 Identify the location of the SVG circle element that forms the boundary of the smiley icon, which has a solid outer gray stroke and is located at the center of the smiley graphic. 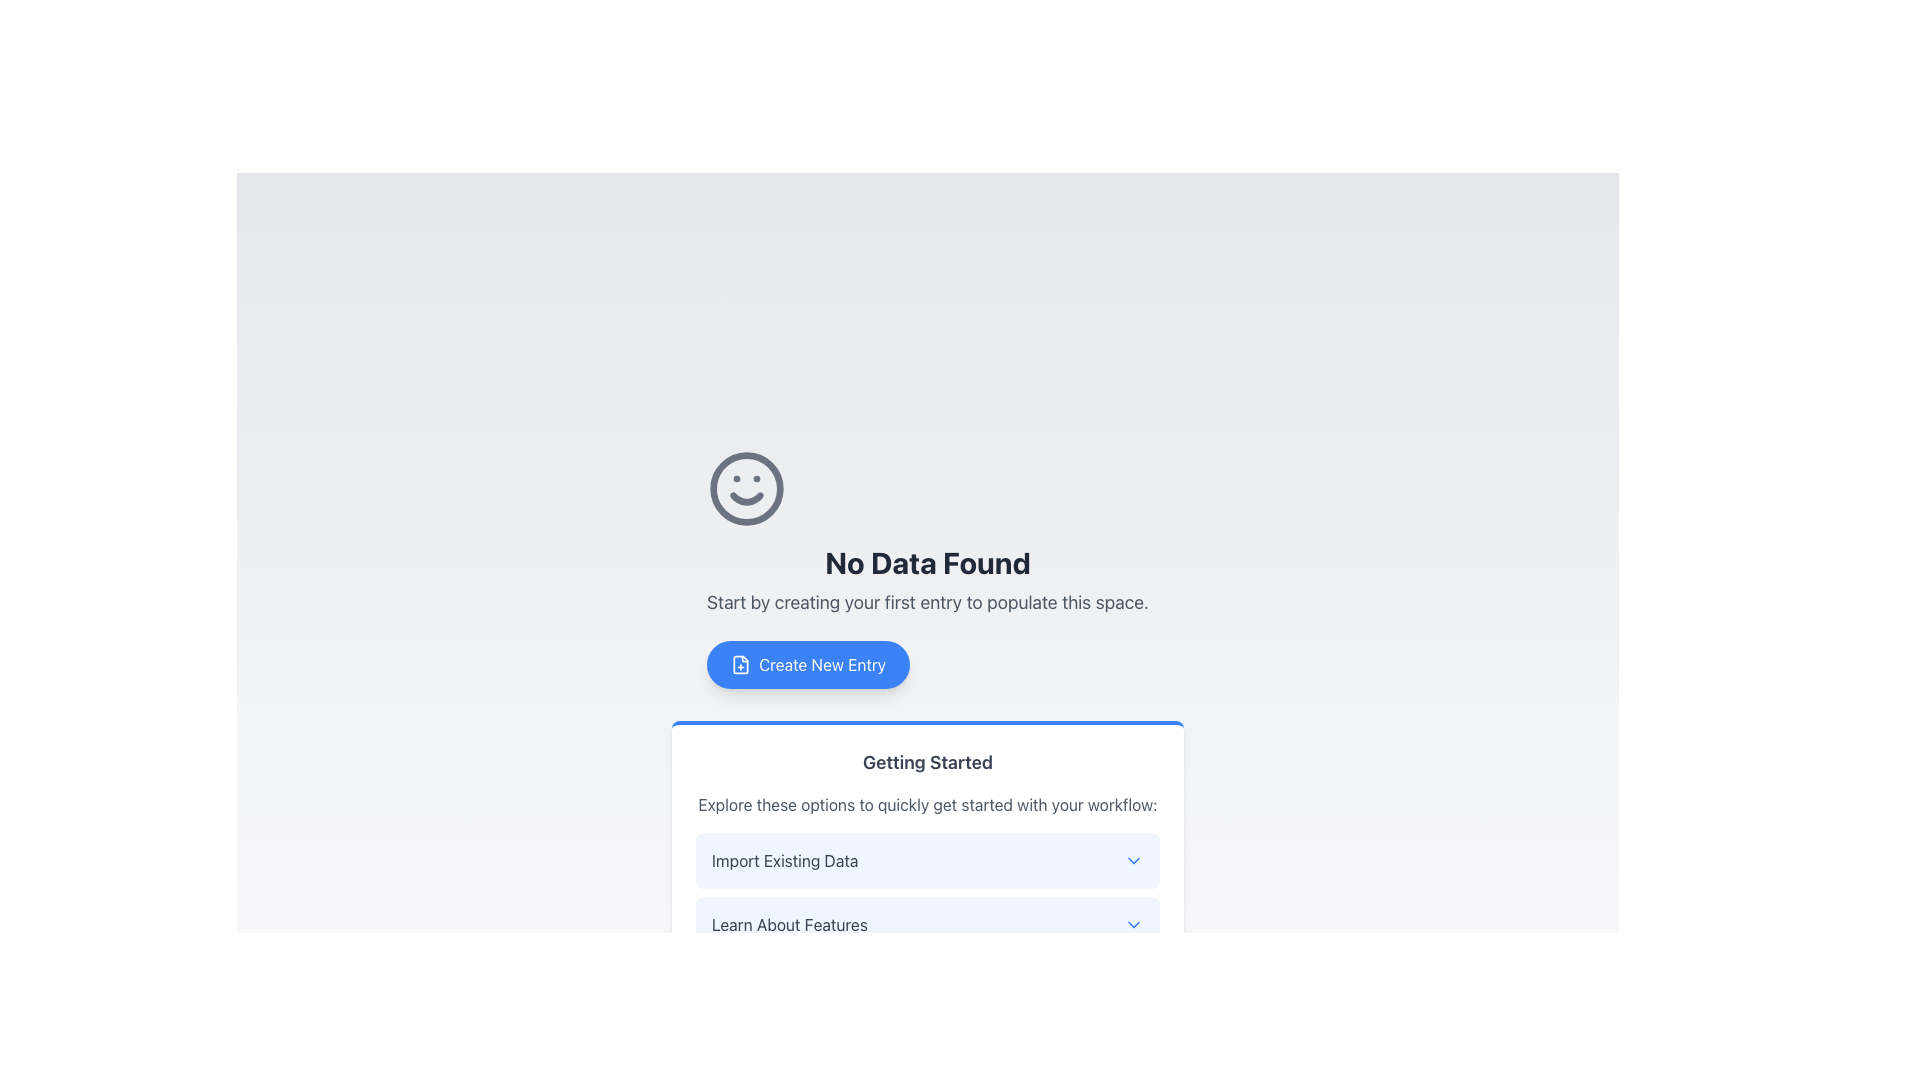
(746, 489).